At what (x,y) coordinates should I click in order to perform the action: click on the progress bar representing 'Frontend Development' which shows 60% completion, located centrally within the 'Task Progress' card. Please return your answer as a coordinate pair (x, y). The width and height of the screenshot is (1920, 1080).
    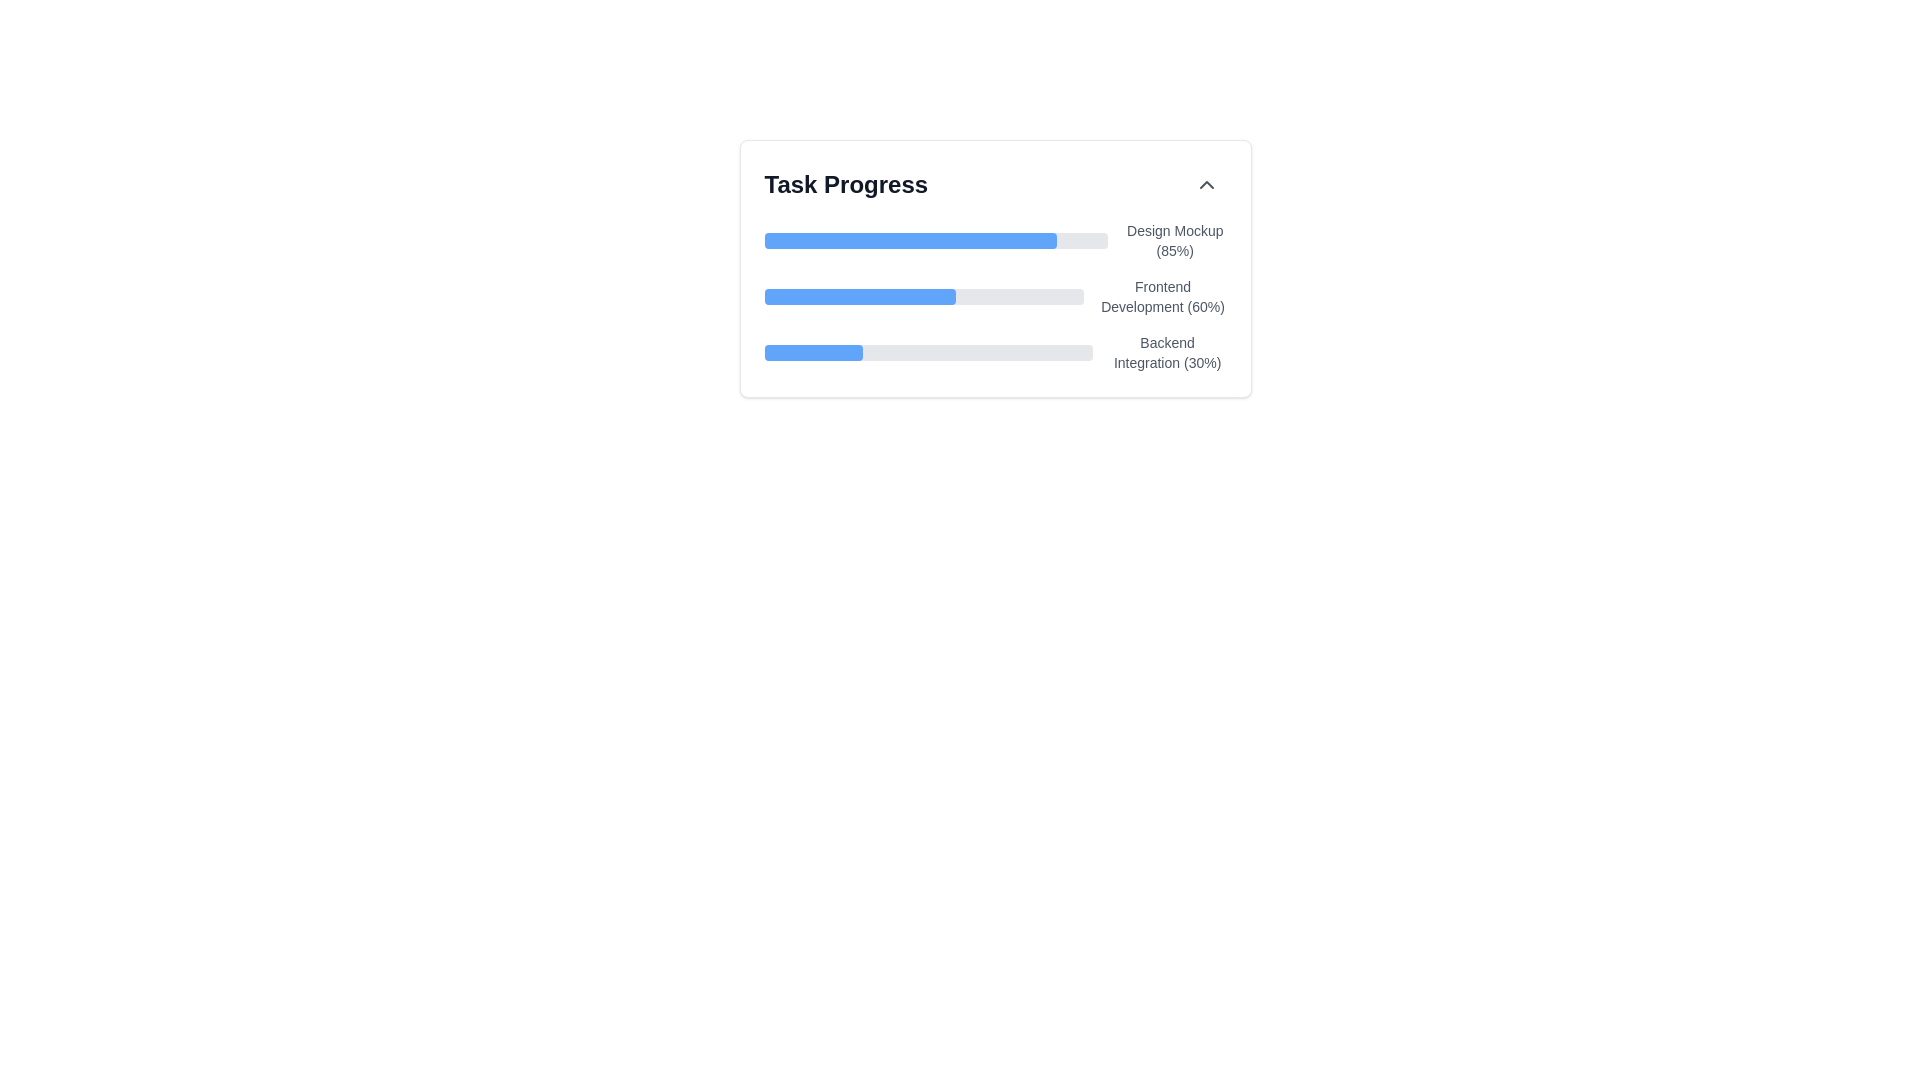
    Looking at the image, I should click on (860, 297).